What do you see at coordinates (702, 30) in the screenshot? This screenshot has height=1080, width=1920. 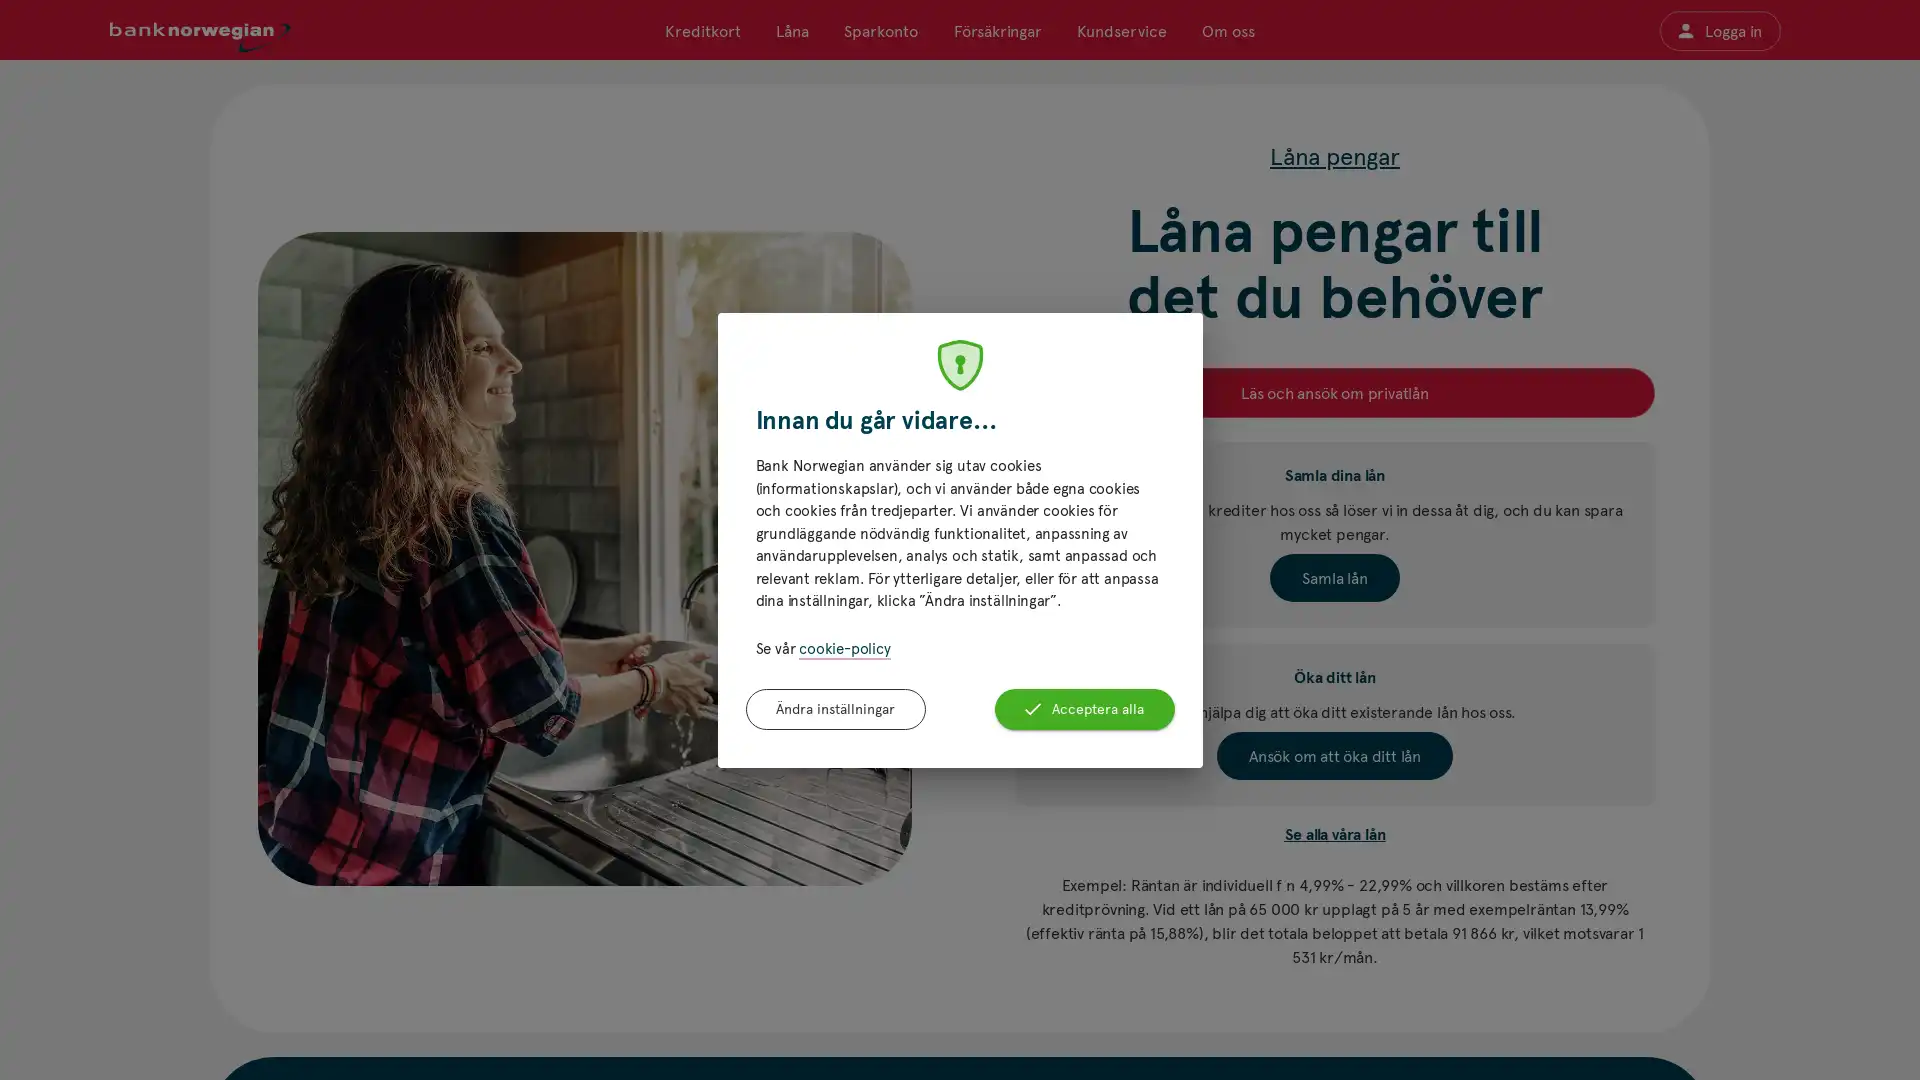 I see `Kreditkort` at bounding box center [702, 30].